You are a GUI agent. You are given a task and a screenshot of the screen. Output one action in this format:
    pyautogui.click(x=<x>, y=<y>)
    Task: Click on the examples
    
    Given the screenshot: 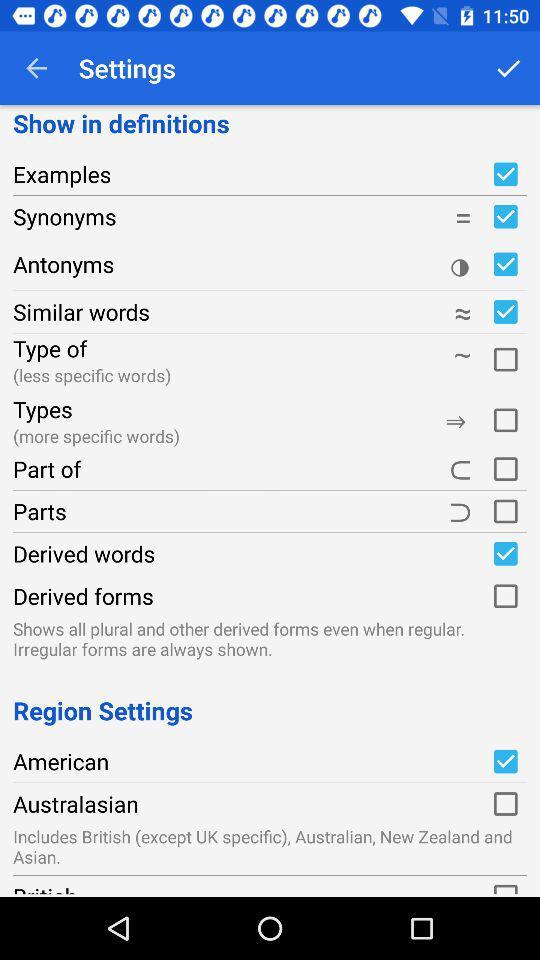 What is the action you would take?
    pyautogui.click(x=504, y=173)
    